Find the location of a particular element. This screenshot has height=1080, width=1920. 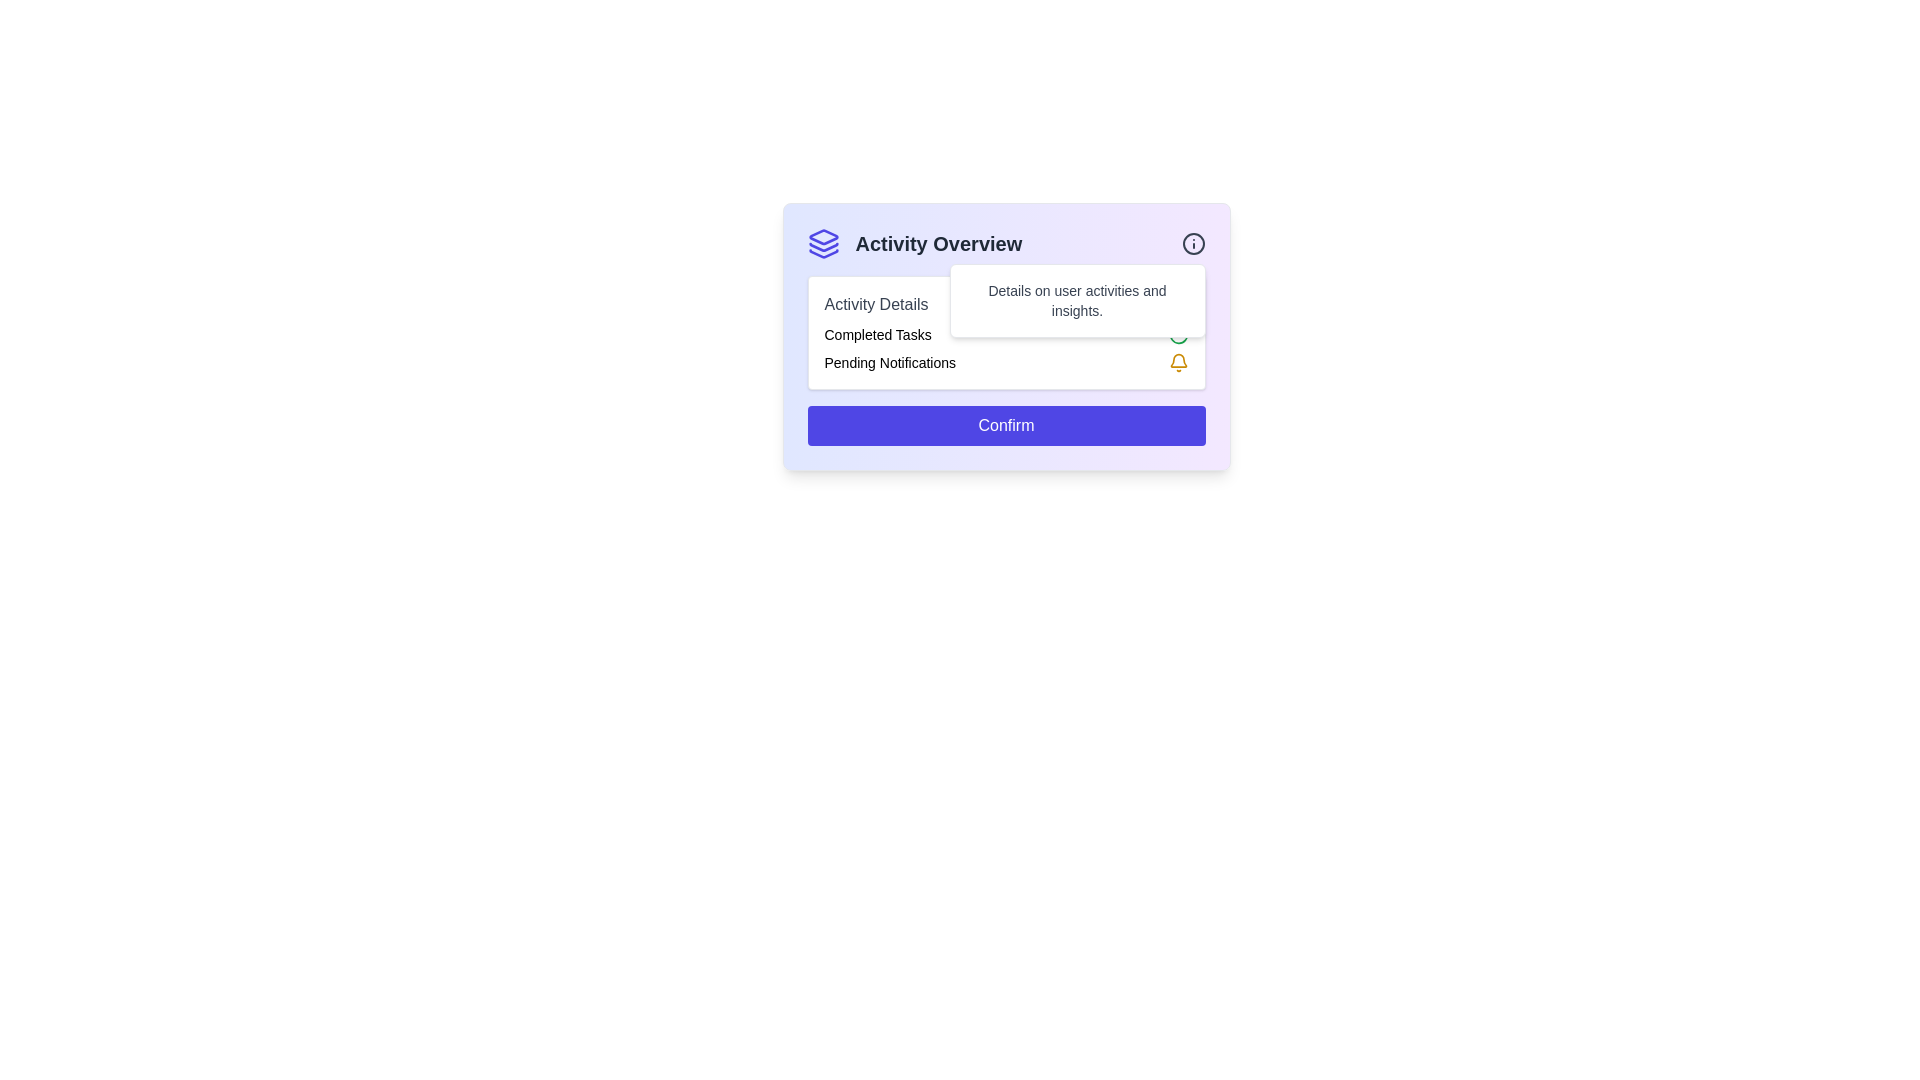

the circular information icon located in the top-right area of the panel, adjacent to the 'Activity Overview' header is located at coordinates (1193, 242).